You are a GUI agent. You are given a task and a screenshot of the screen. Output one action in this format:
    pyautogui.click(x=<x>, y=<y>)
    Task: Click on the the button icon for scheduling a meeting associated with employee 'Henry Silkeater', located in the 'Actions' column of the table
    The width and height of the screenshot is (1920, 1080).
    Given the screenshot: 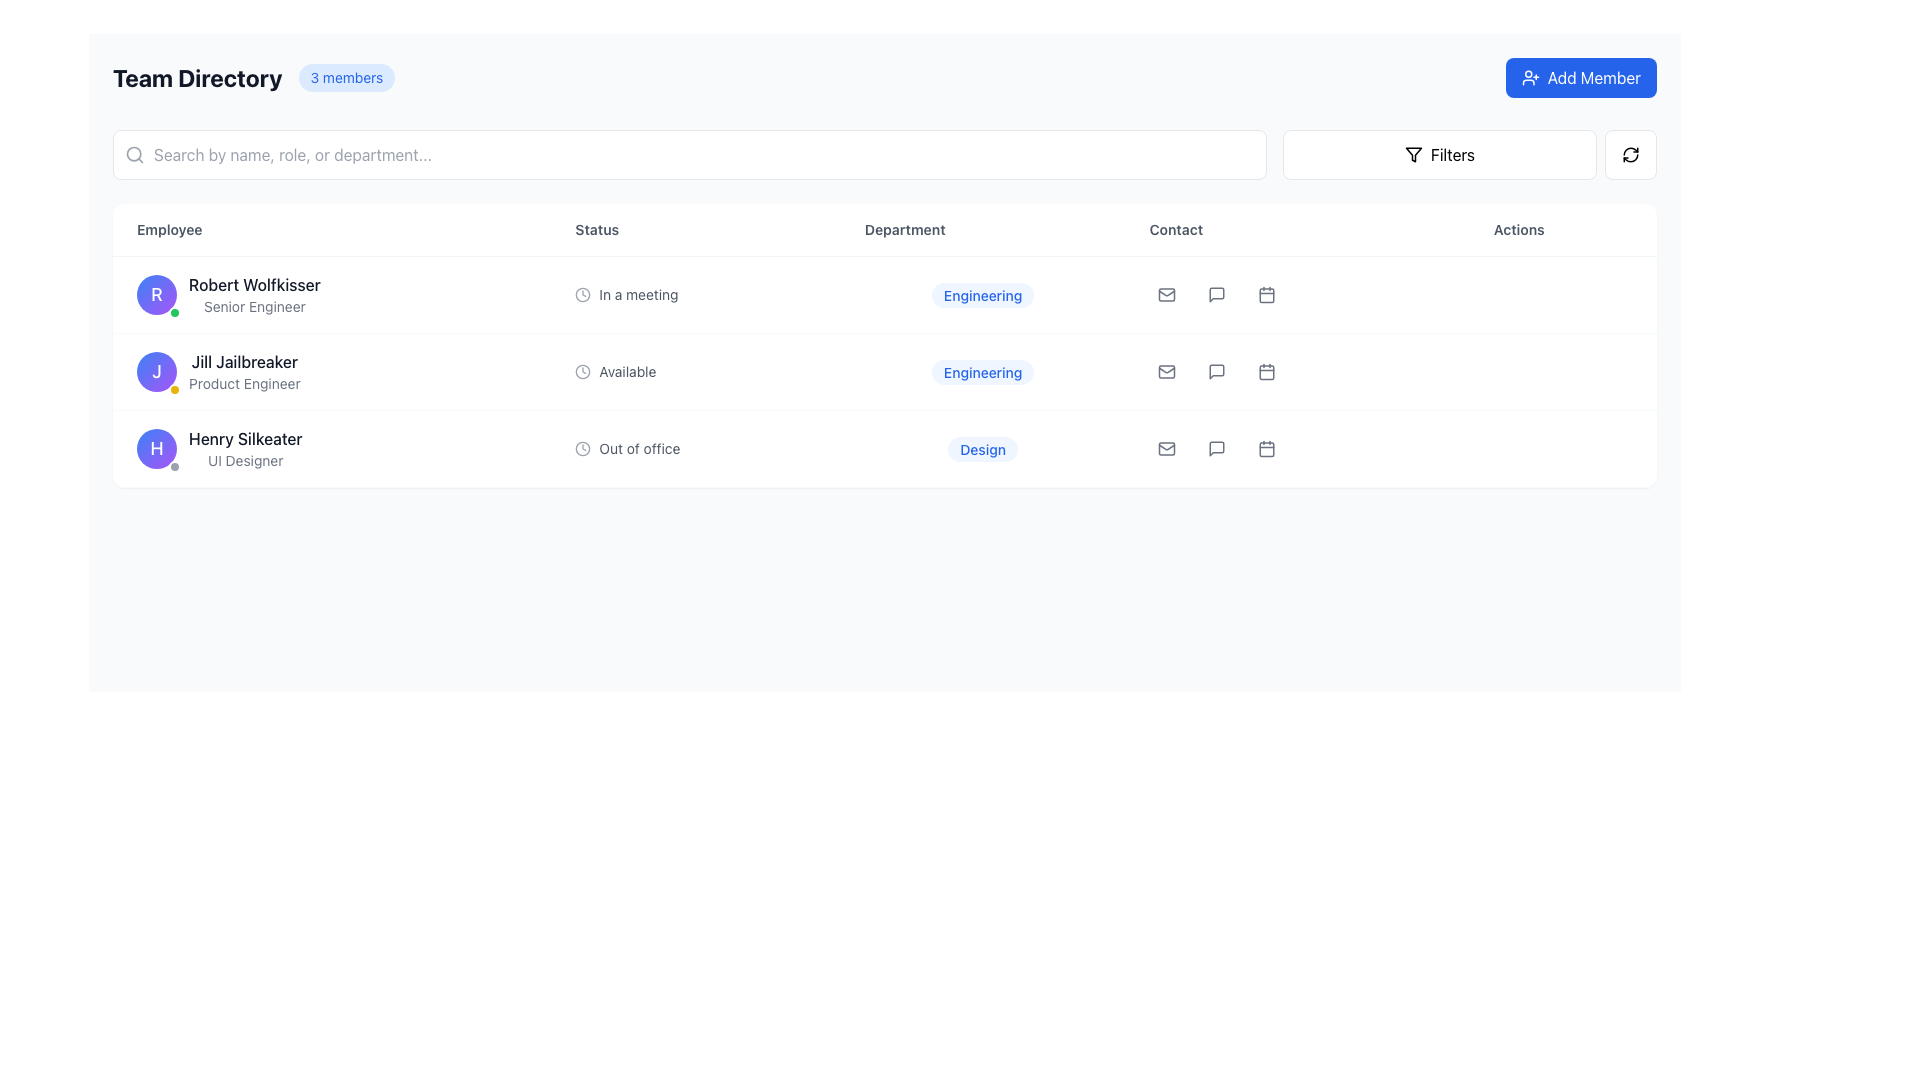 What is the action you would take?
    pyautogui.click(x=1265, y=447)
    